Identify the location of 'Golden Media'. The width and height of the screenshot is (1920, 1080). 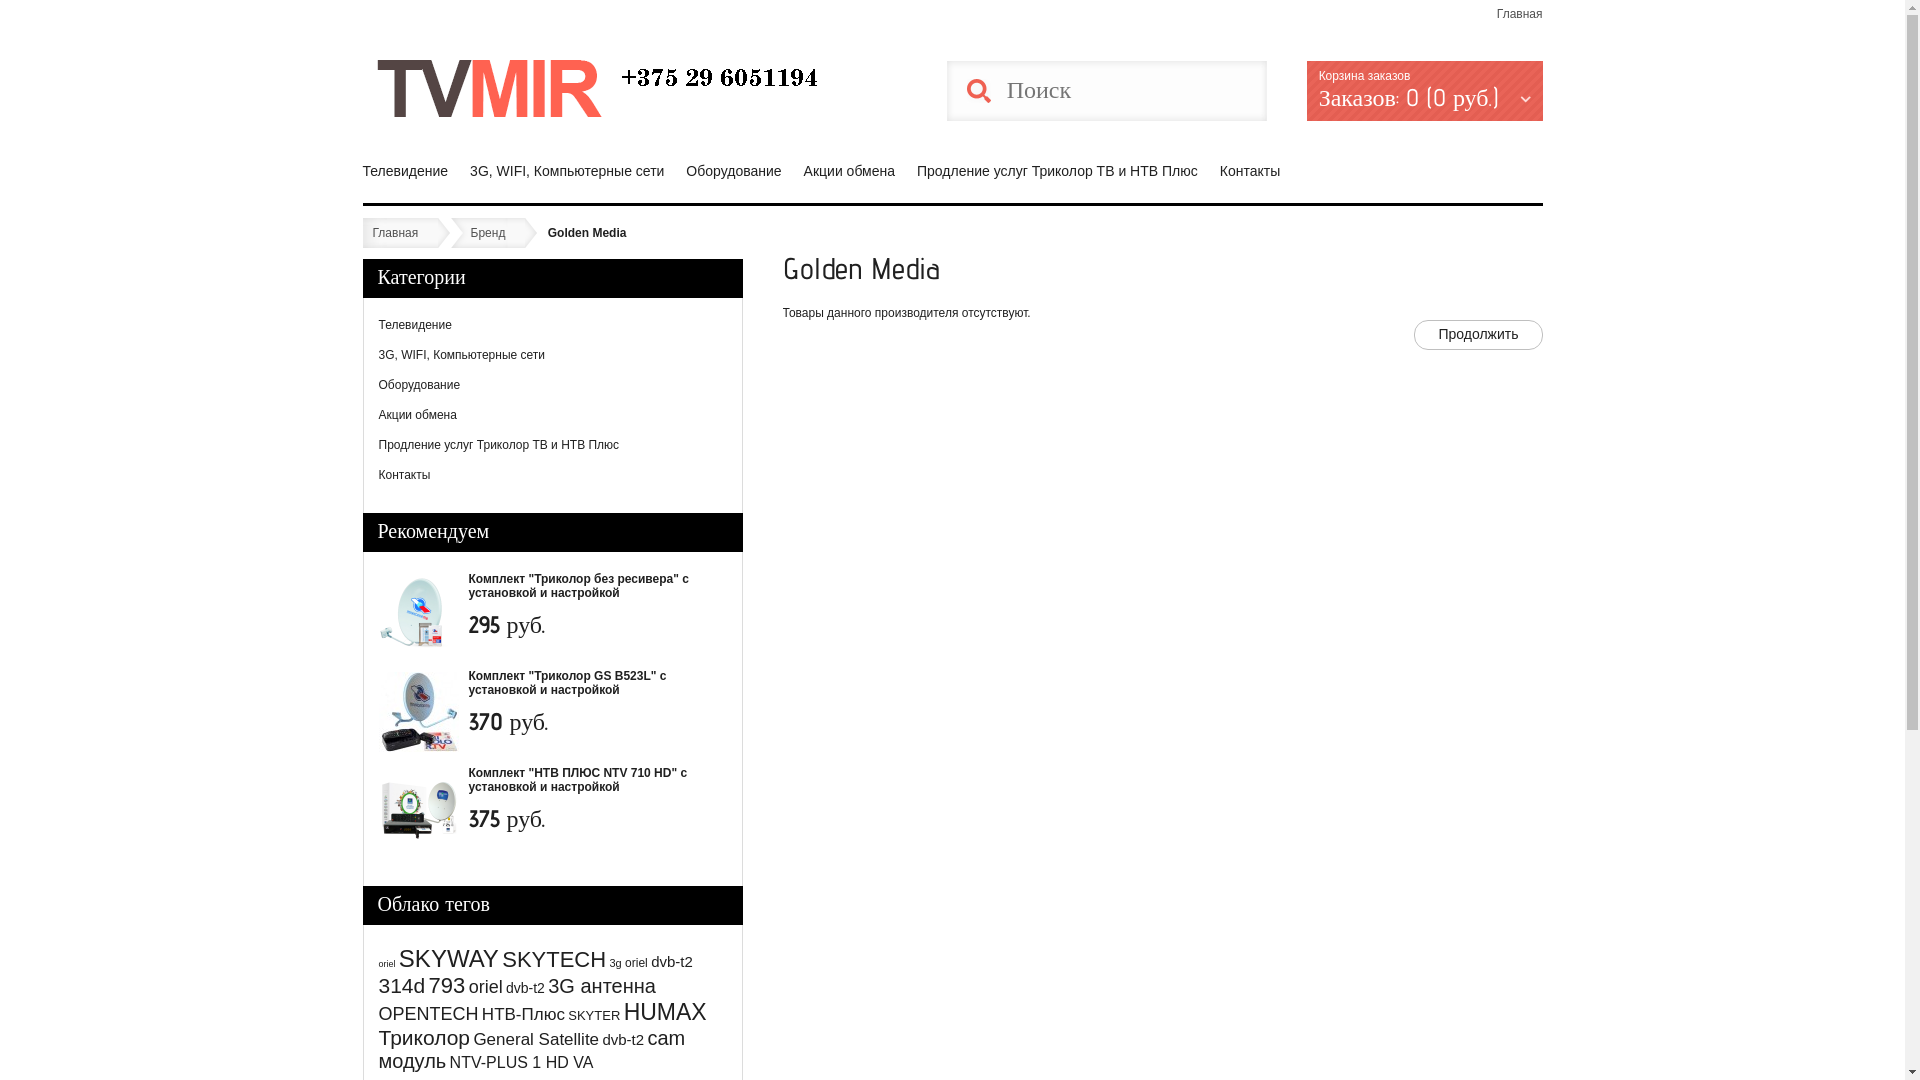
(547, 231).